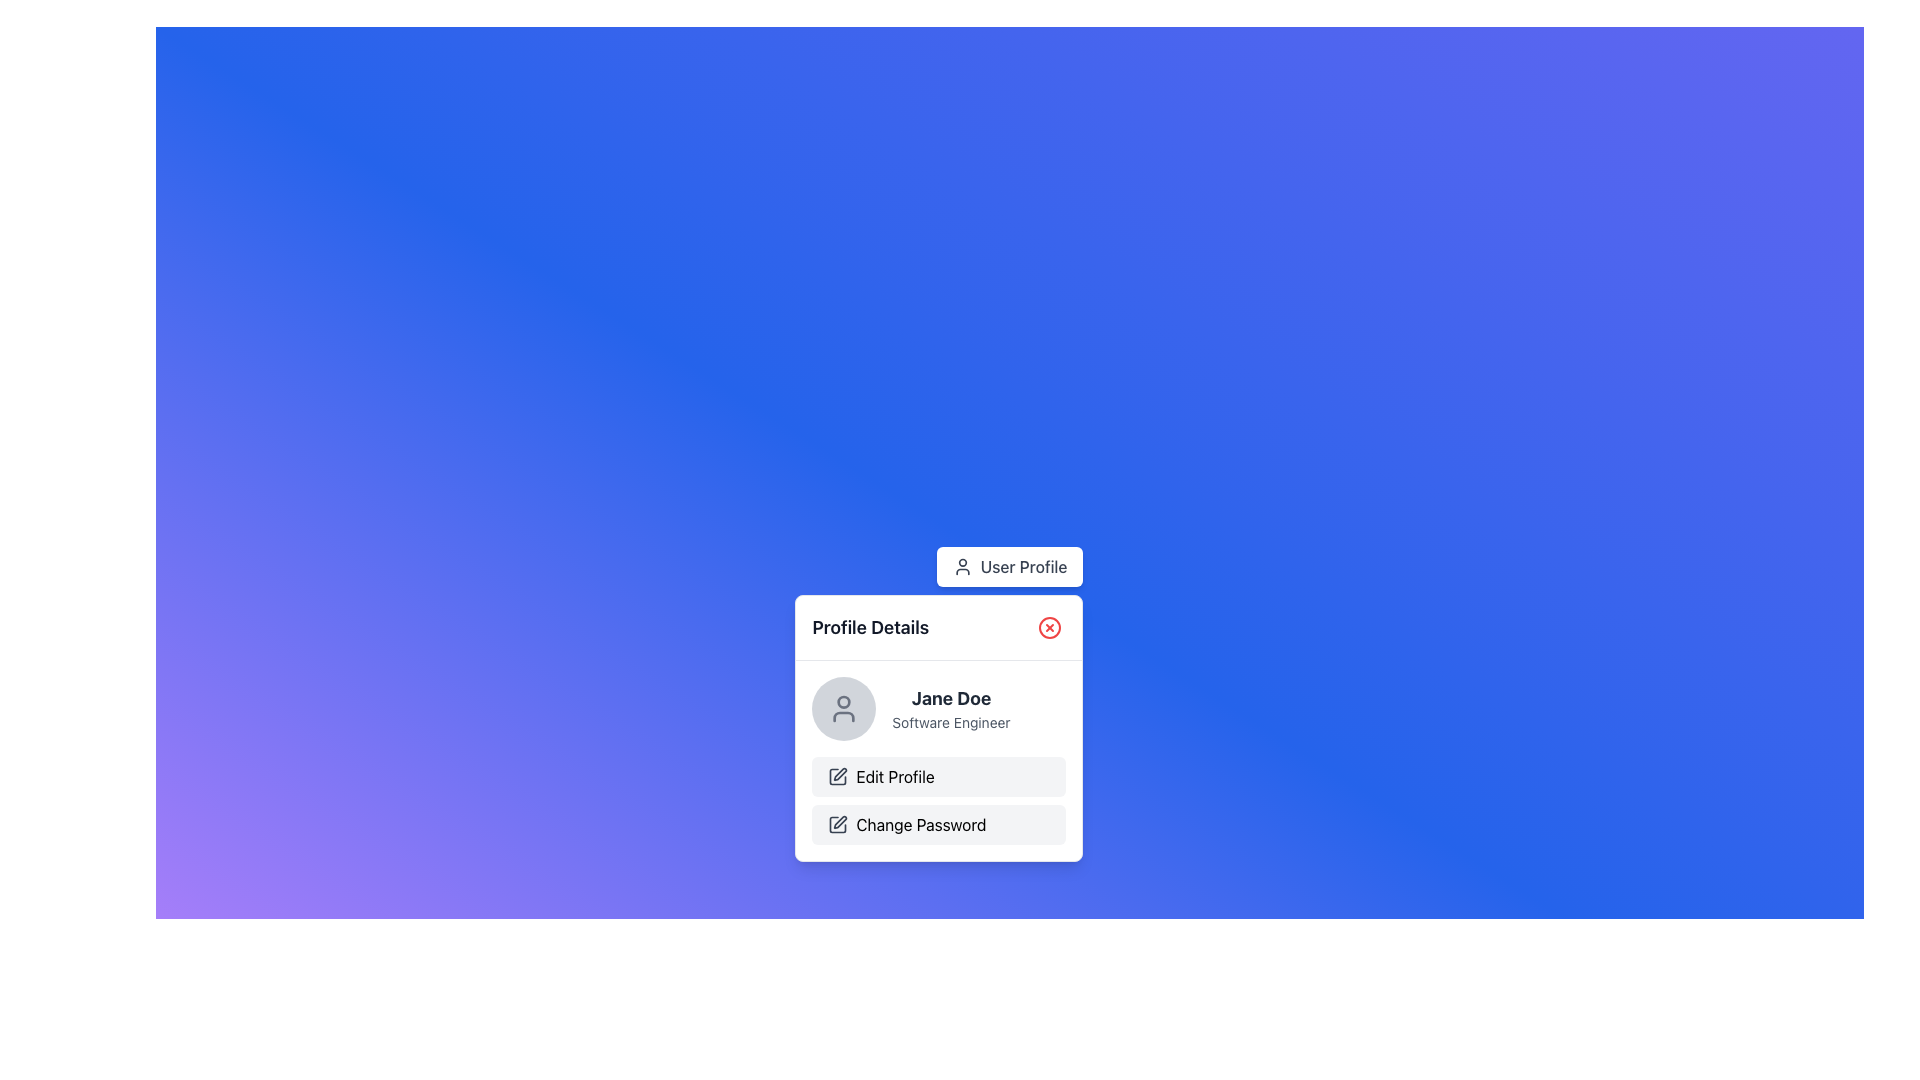 The image size is (1920, 1080). What do you see at coordinates (894, 775) in the screenshot?
I see `the text label within the button that activates the profile editing functionality, located in the second position of the vertical group below the user profile details` at bounding box center [894, 775].